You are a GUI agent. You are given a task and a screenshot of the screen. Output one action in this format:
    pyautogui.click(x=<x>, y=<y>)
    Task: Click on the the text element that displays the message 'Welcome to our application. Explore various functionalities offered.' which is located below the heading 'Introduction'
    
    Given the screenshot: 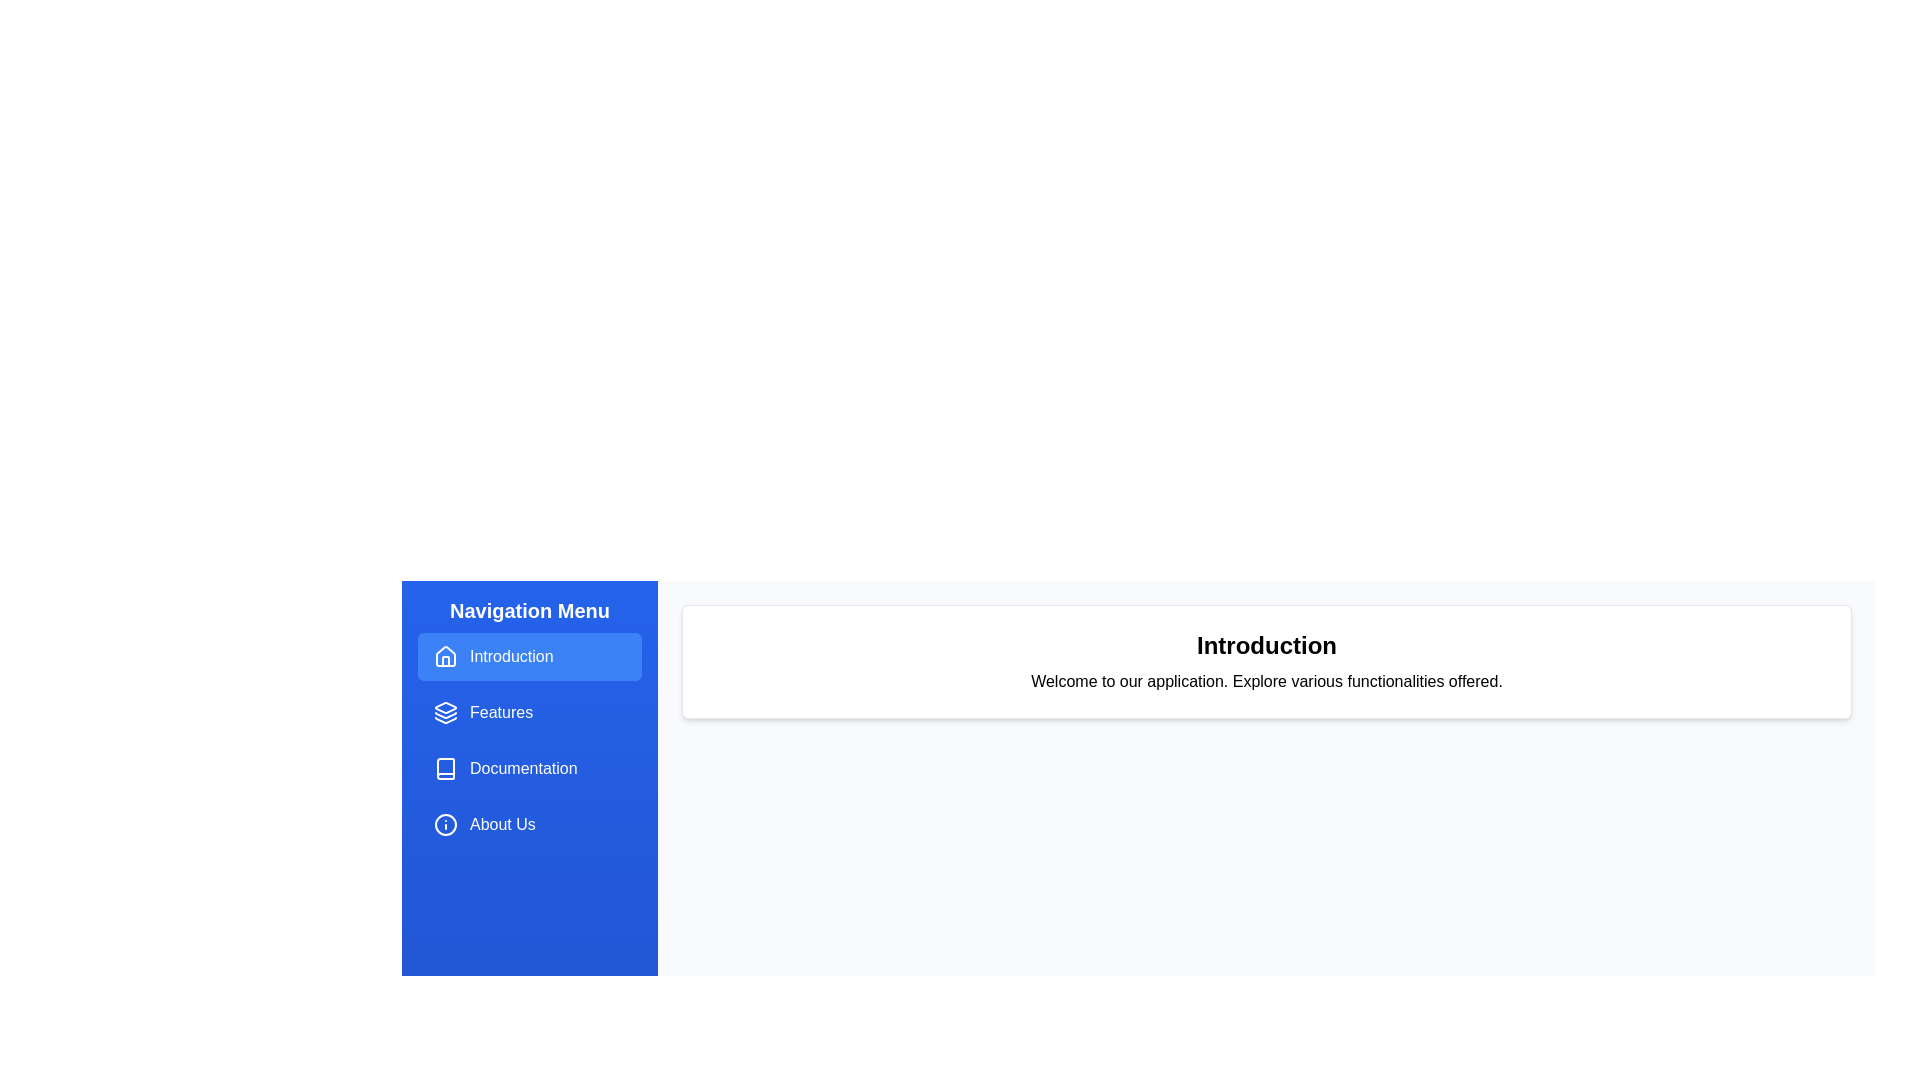 What is the action you would take?
    pyautogui.click(x=1266, y=681)
    